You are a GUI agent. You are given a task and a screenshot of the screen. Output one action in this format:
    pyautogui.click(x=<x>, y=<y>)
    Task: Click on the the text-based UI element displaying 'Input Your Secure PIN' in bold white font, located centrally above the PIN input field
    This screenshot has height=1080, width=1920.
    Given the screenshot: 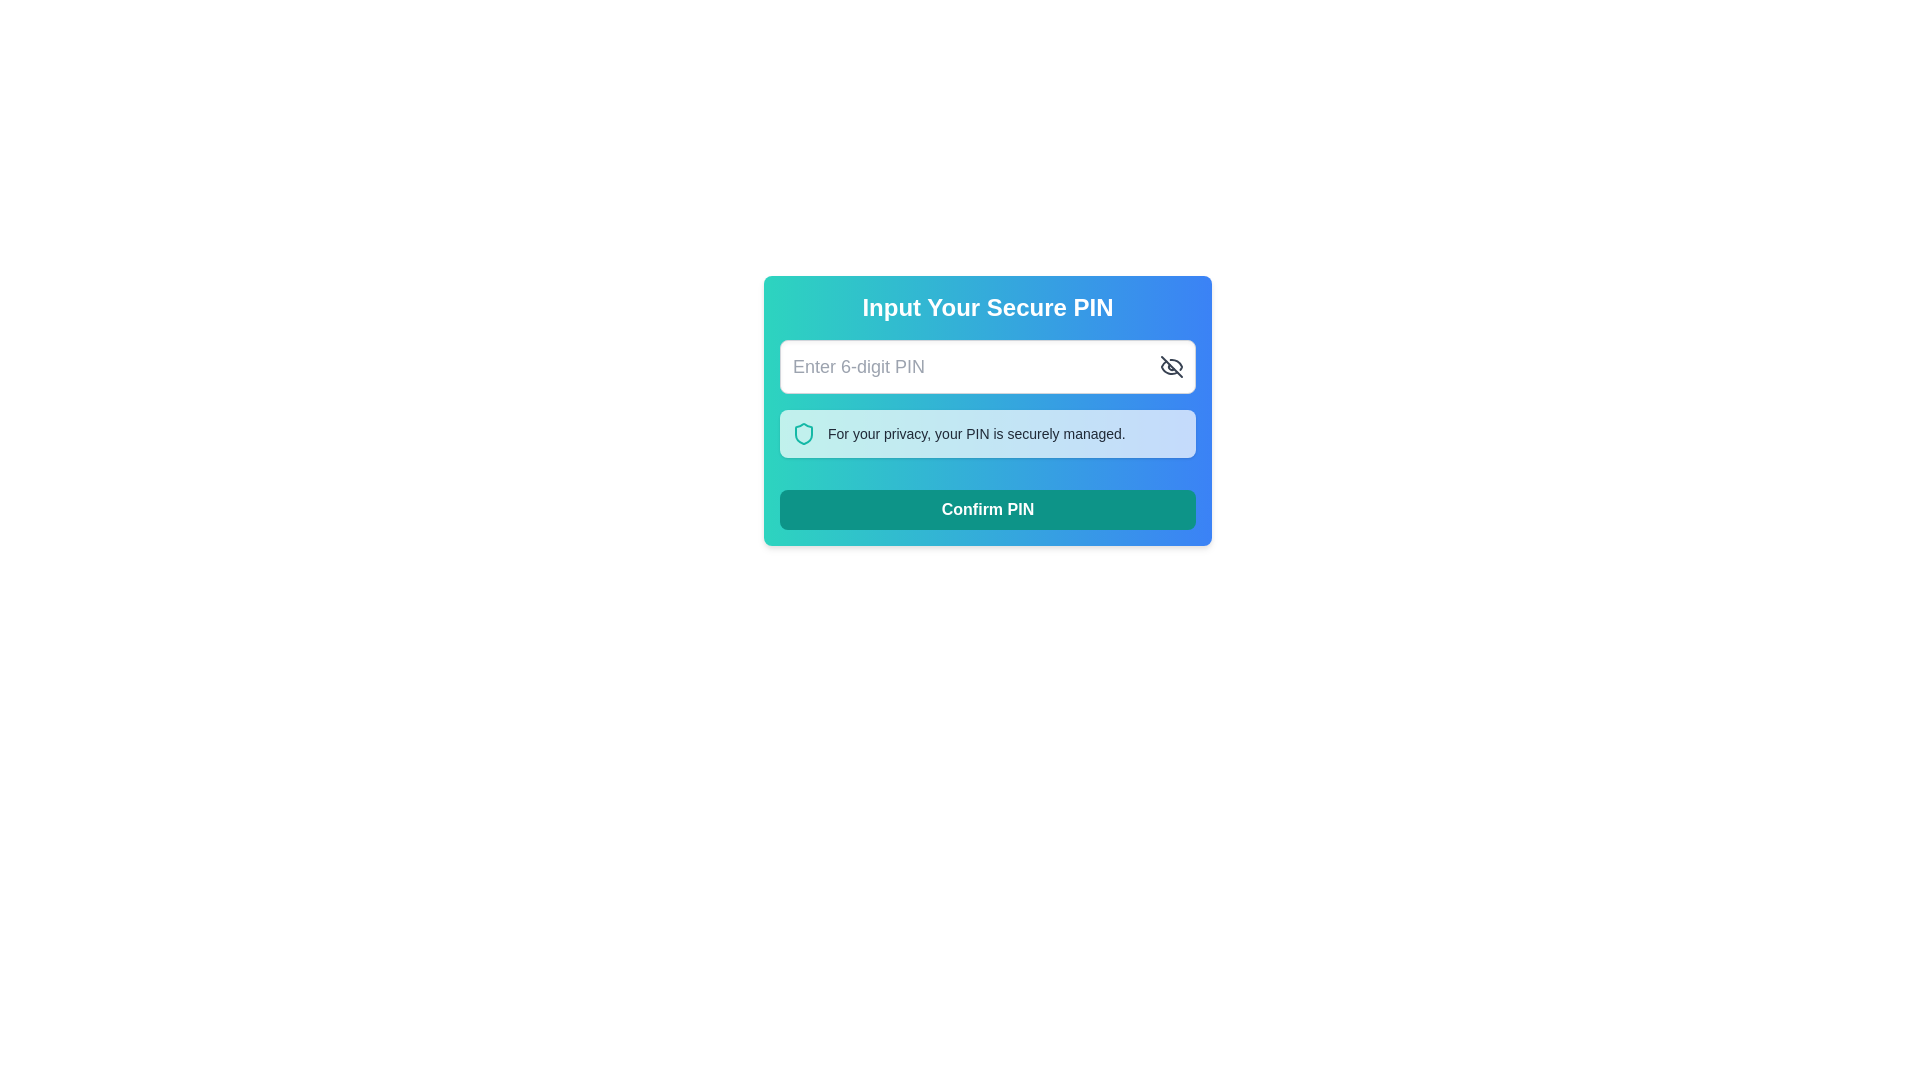 What is the action you would take?
    pyautogui.click(x=988, y=308)
    